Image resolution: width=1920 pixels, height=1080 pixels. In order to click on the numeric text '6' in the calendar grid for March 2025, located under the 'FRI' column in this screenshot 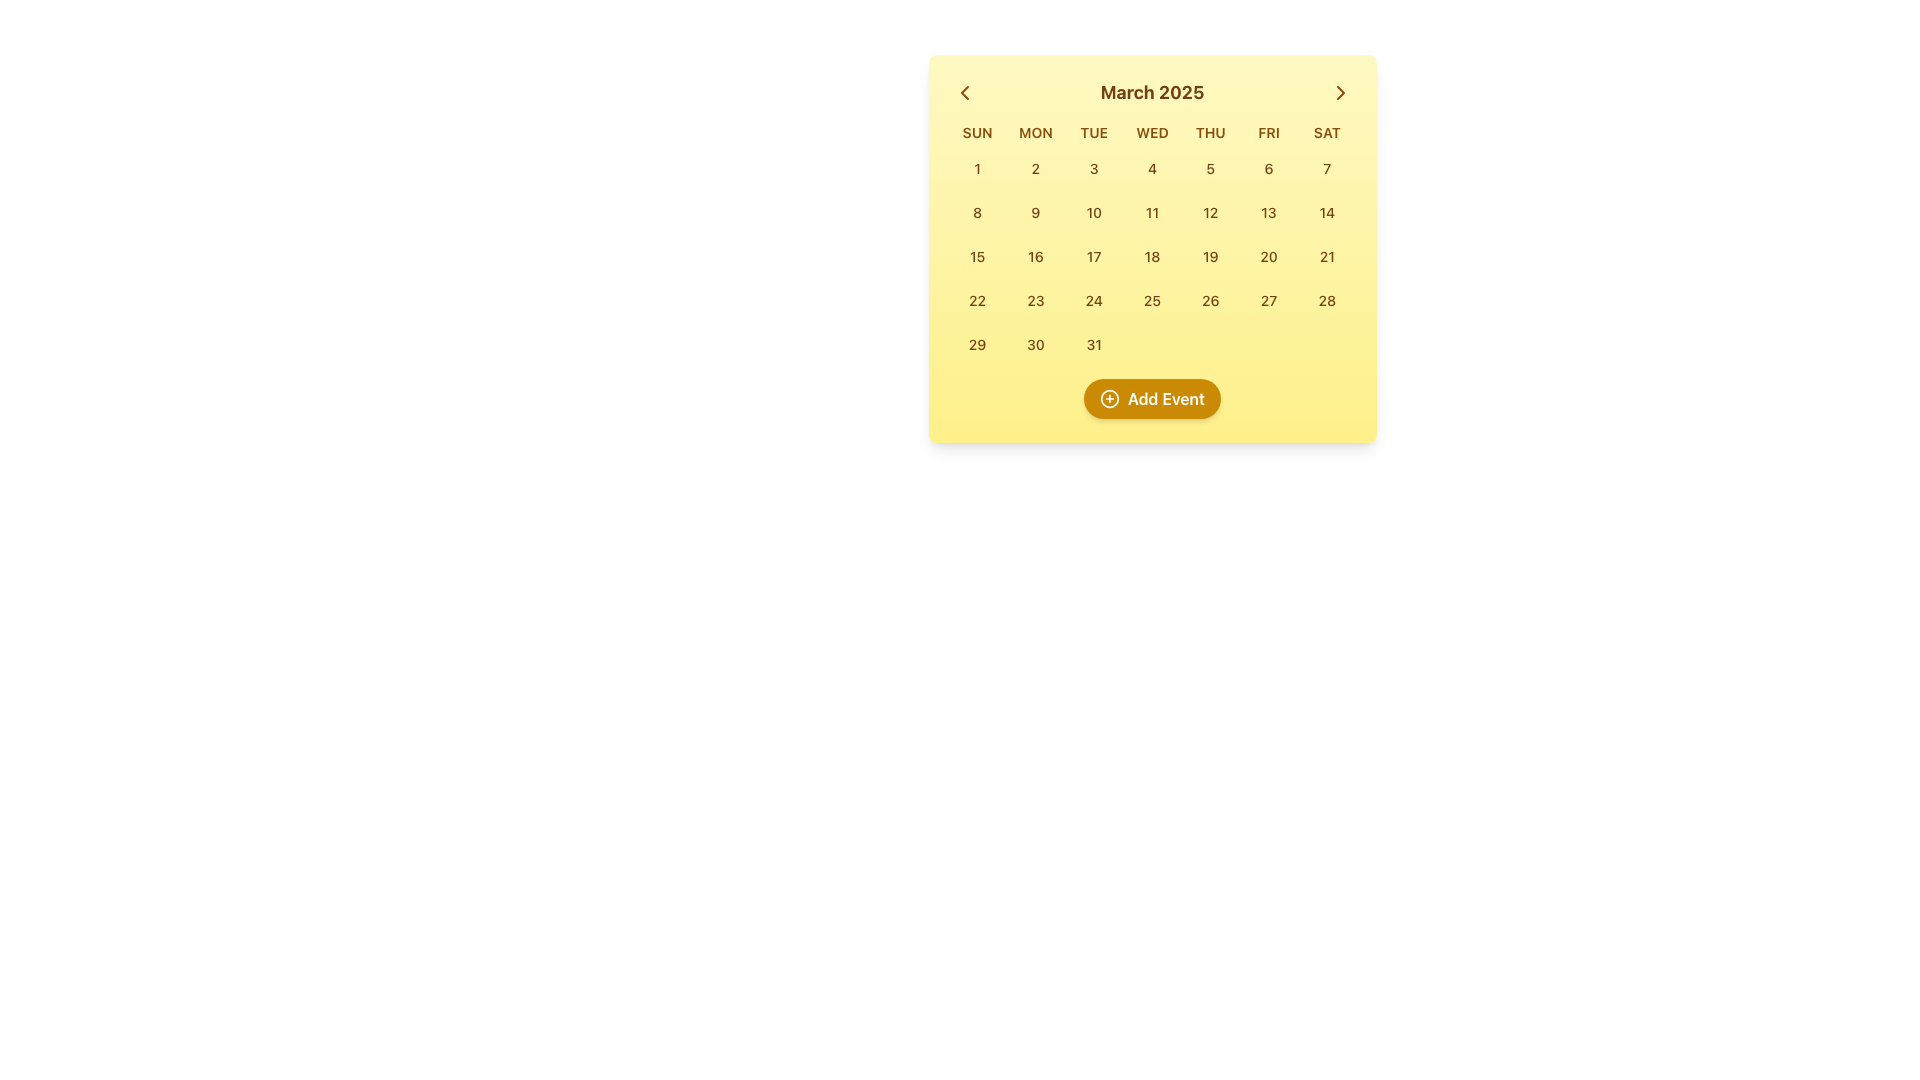, I will do `click(1268, 167)`.